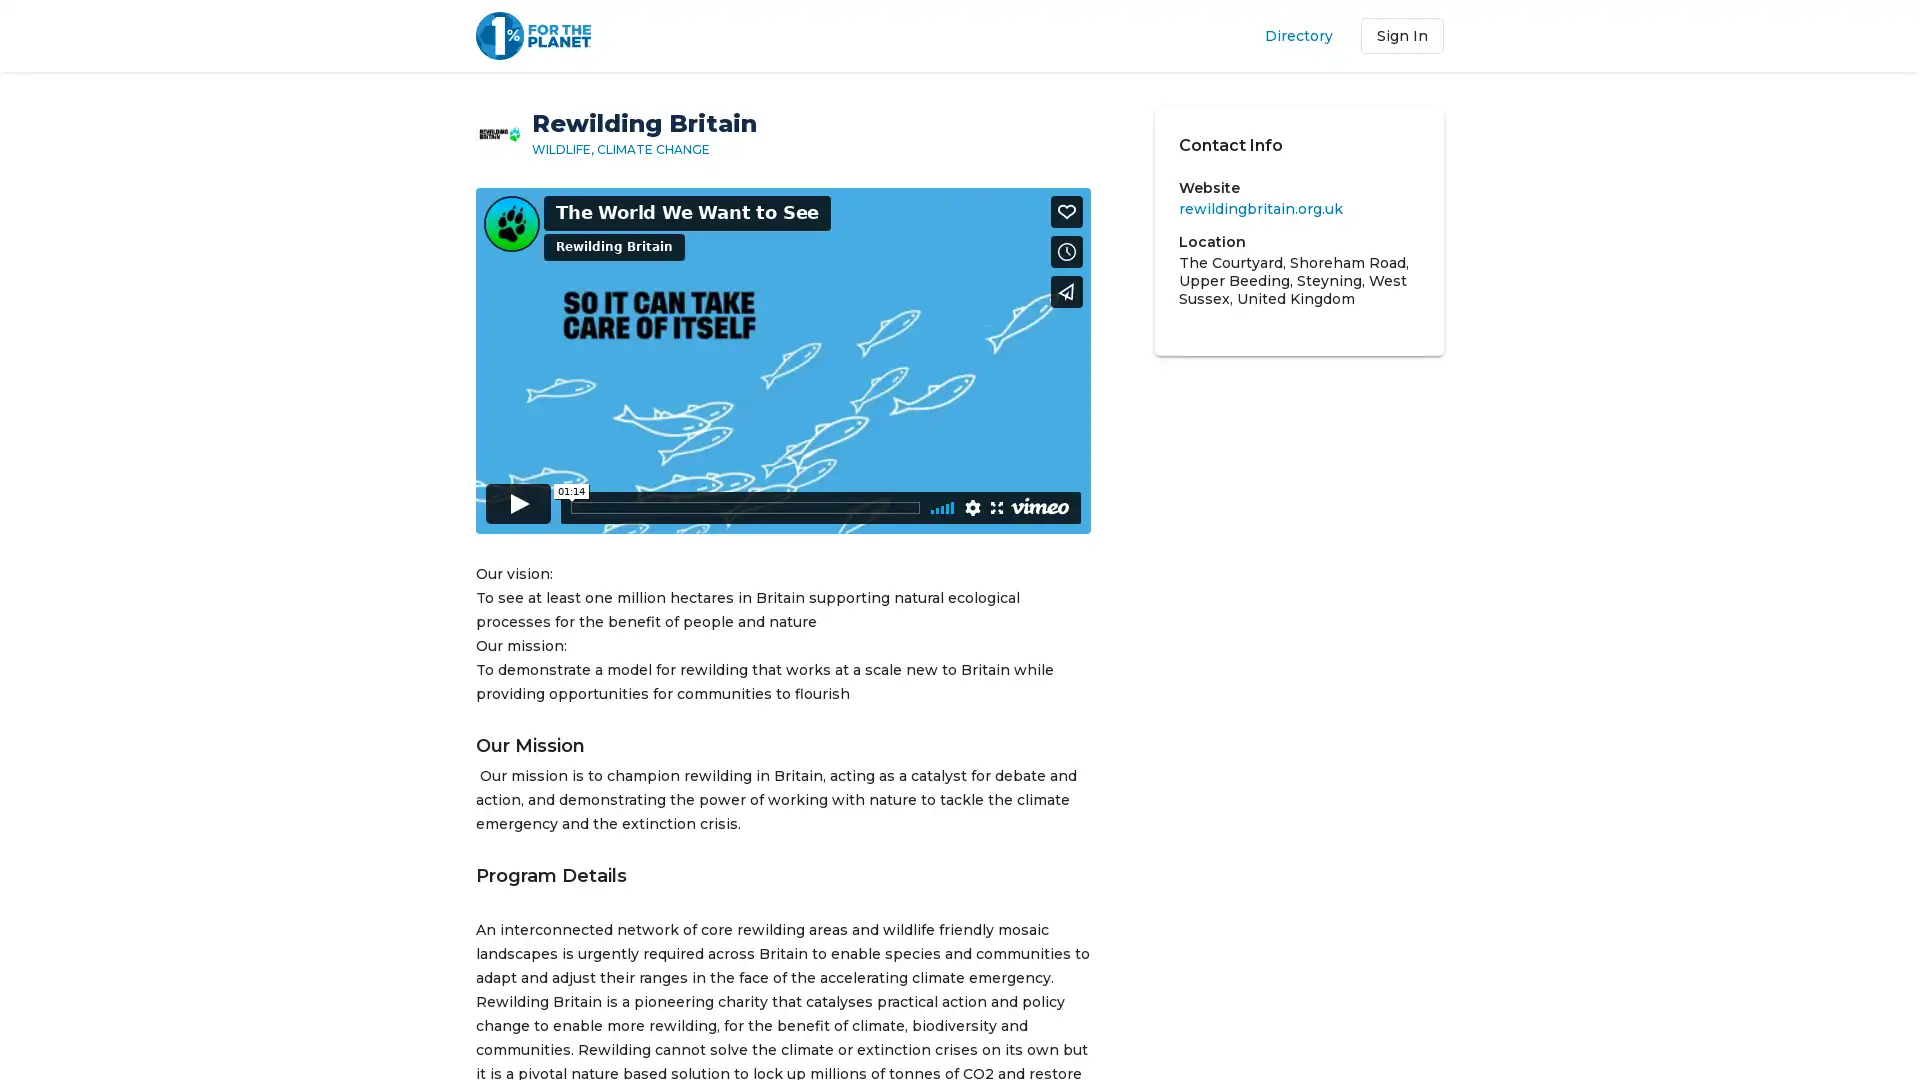  What do you see at coordinates (1401, 35) in the screenshot?
I see `Sign In` at bounding box center [1401, 35].